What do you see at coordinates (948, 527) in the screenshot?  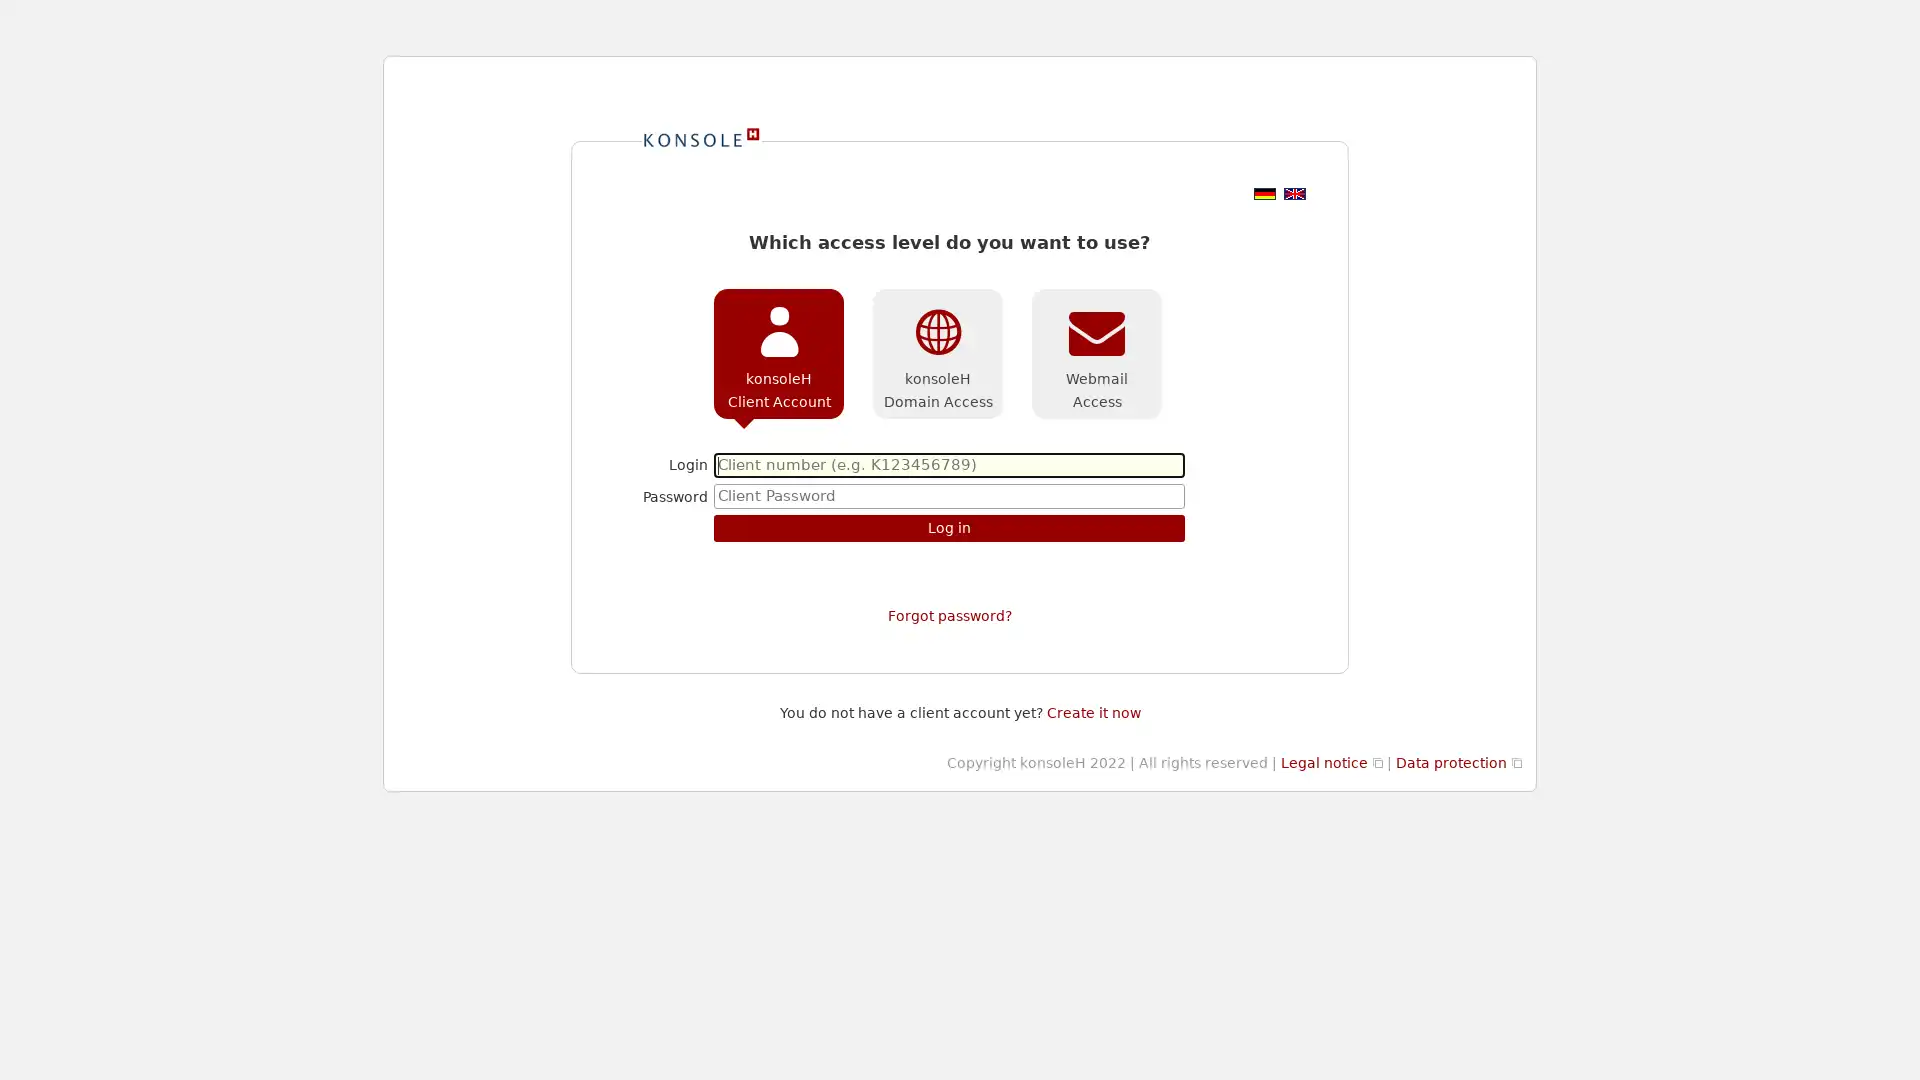 I see `Log in` at bounding box center [948, 527].